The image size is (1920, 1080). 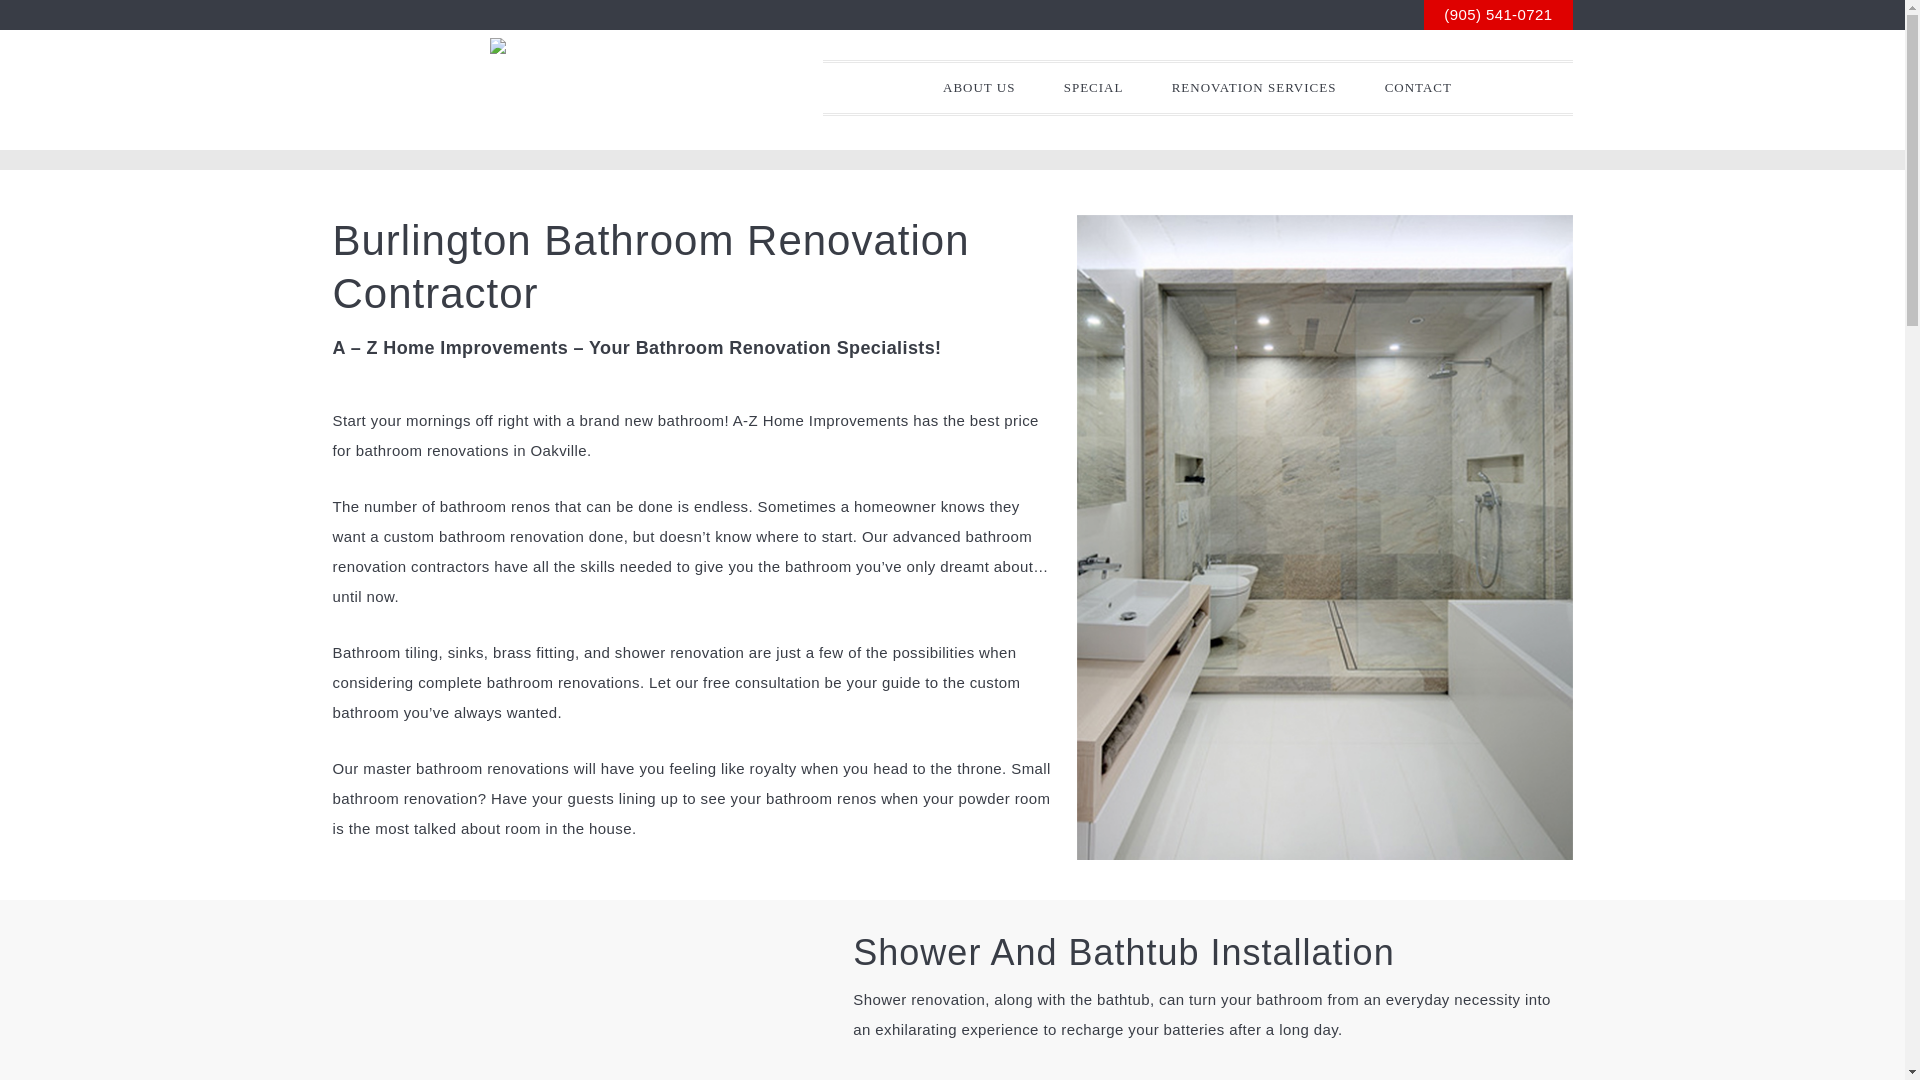 I want to click on 'RENOVATION SERVICES', so click(x=1150, y=87).